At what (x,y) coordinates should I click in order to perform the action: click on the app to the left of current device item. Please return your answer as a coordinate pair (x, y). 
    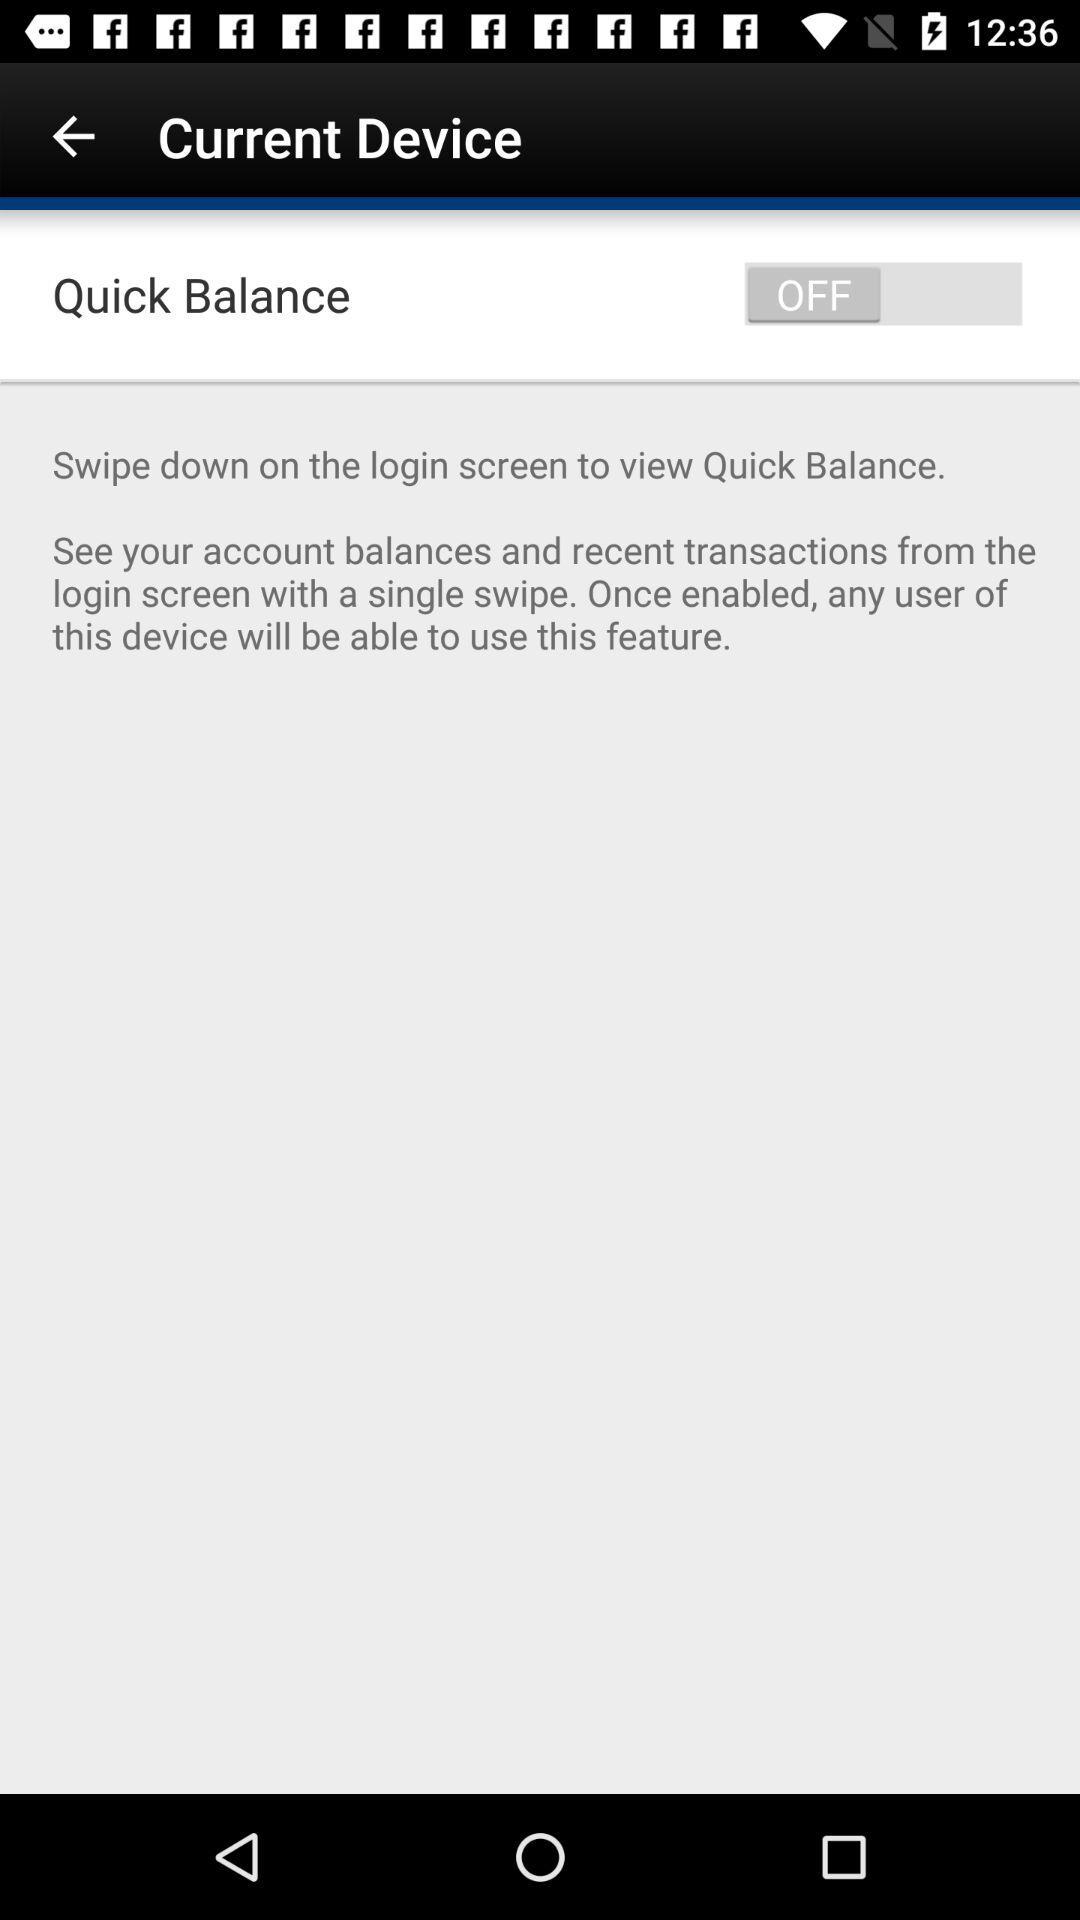
    Looking at the image, I should click on (72, 135).